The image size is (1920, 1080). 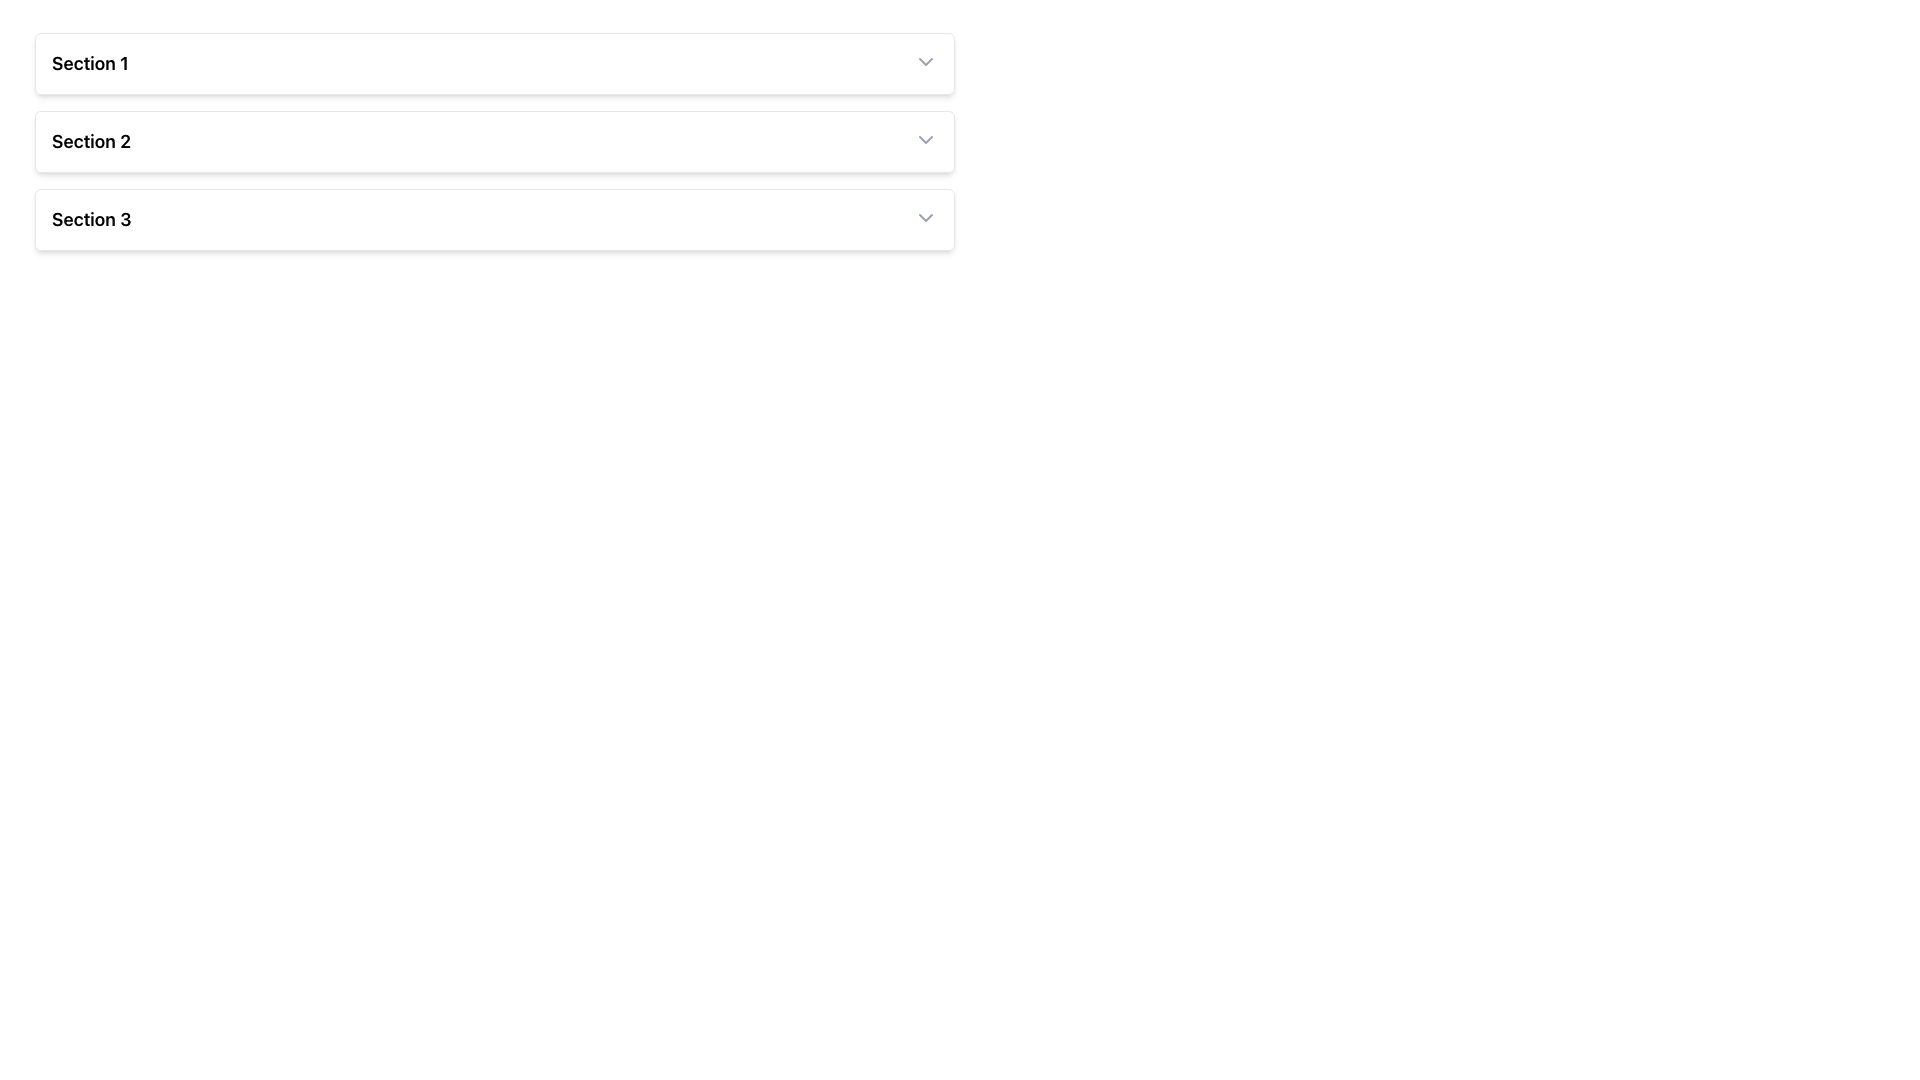 What do you see at coordinates (925, 138) in the screenshot?
I see `the collapsible dropdown button located at the far-right side of the 'Section 2' header bar` at bounding box center [925, 138].